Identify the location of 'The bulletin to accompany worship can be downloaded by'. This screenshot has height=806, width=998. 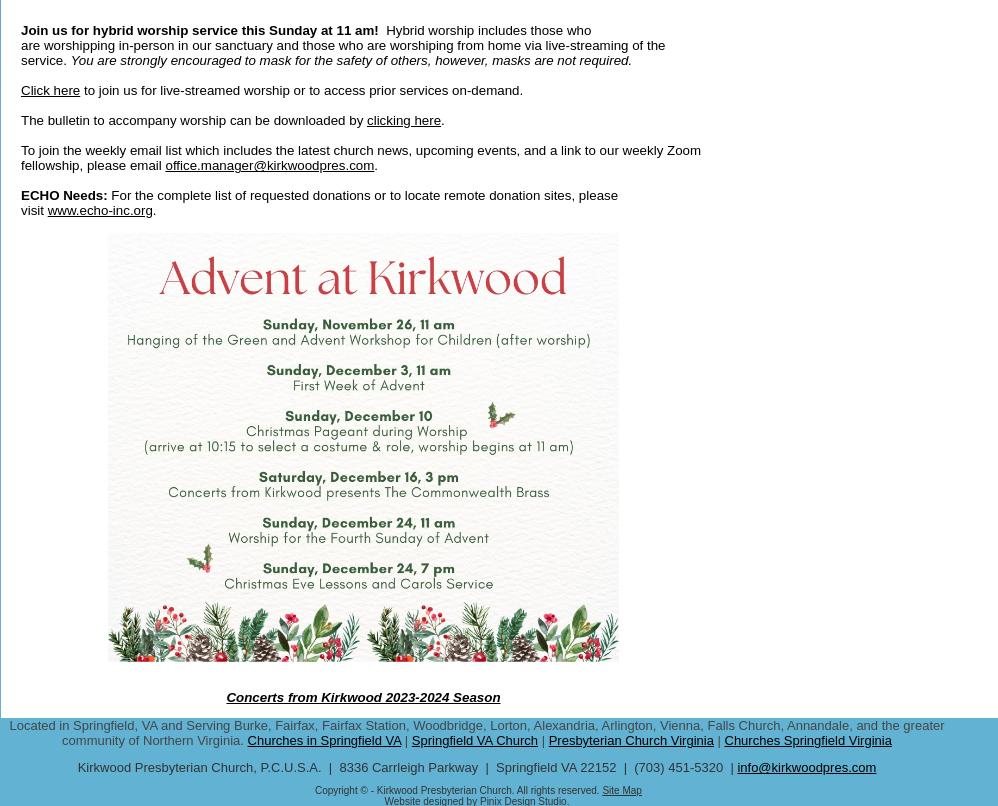
(193, 119).